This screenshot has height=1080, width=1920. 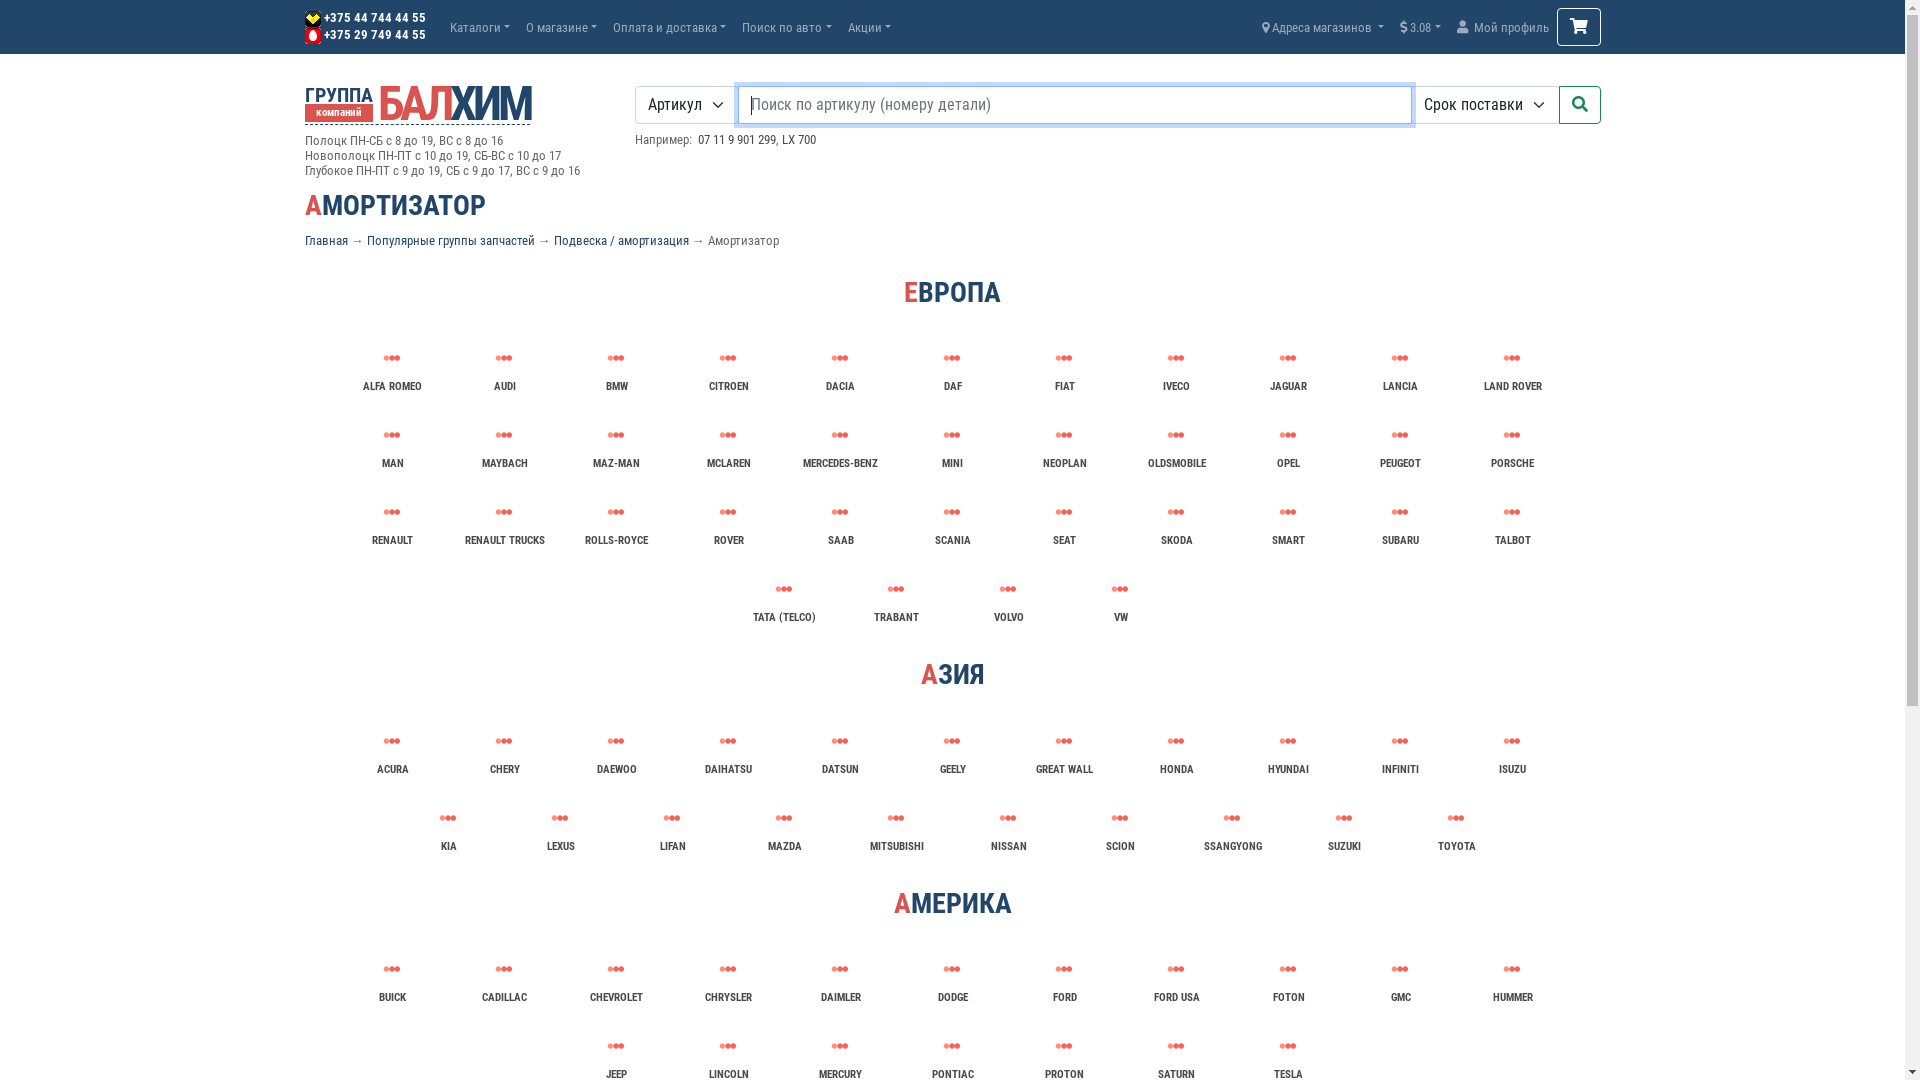 I want to click on 'MAYBACH', so click(x=504, y=441).